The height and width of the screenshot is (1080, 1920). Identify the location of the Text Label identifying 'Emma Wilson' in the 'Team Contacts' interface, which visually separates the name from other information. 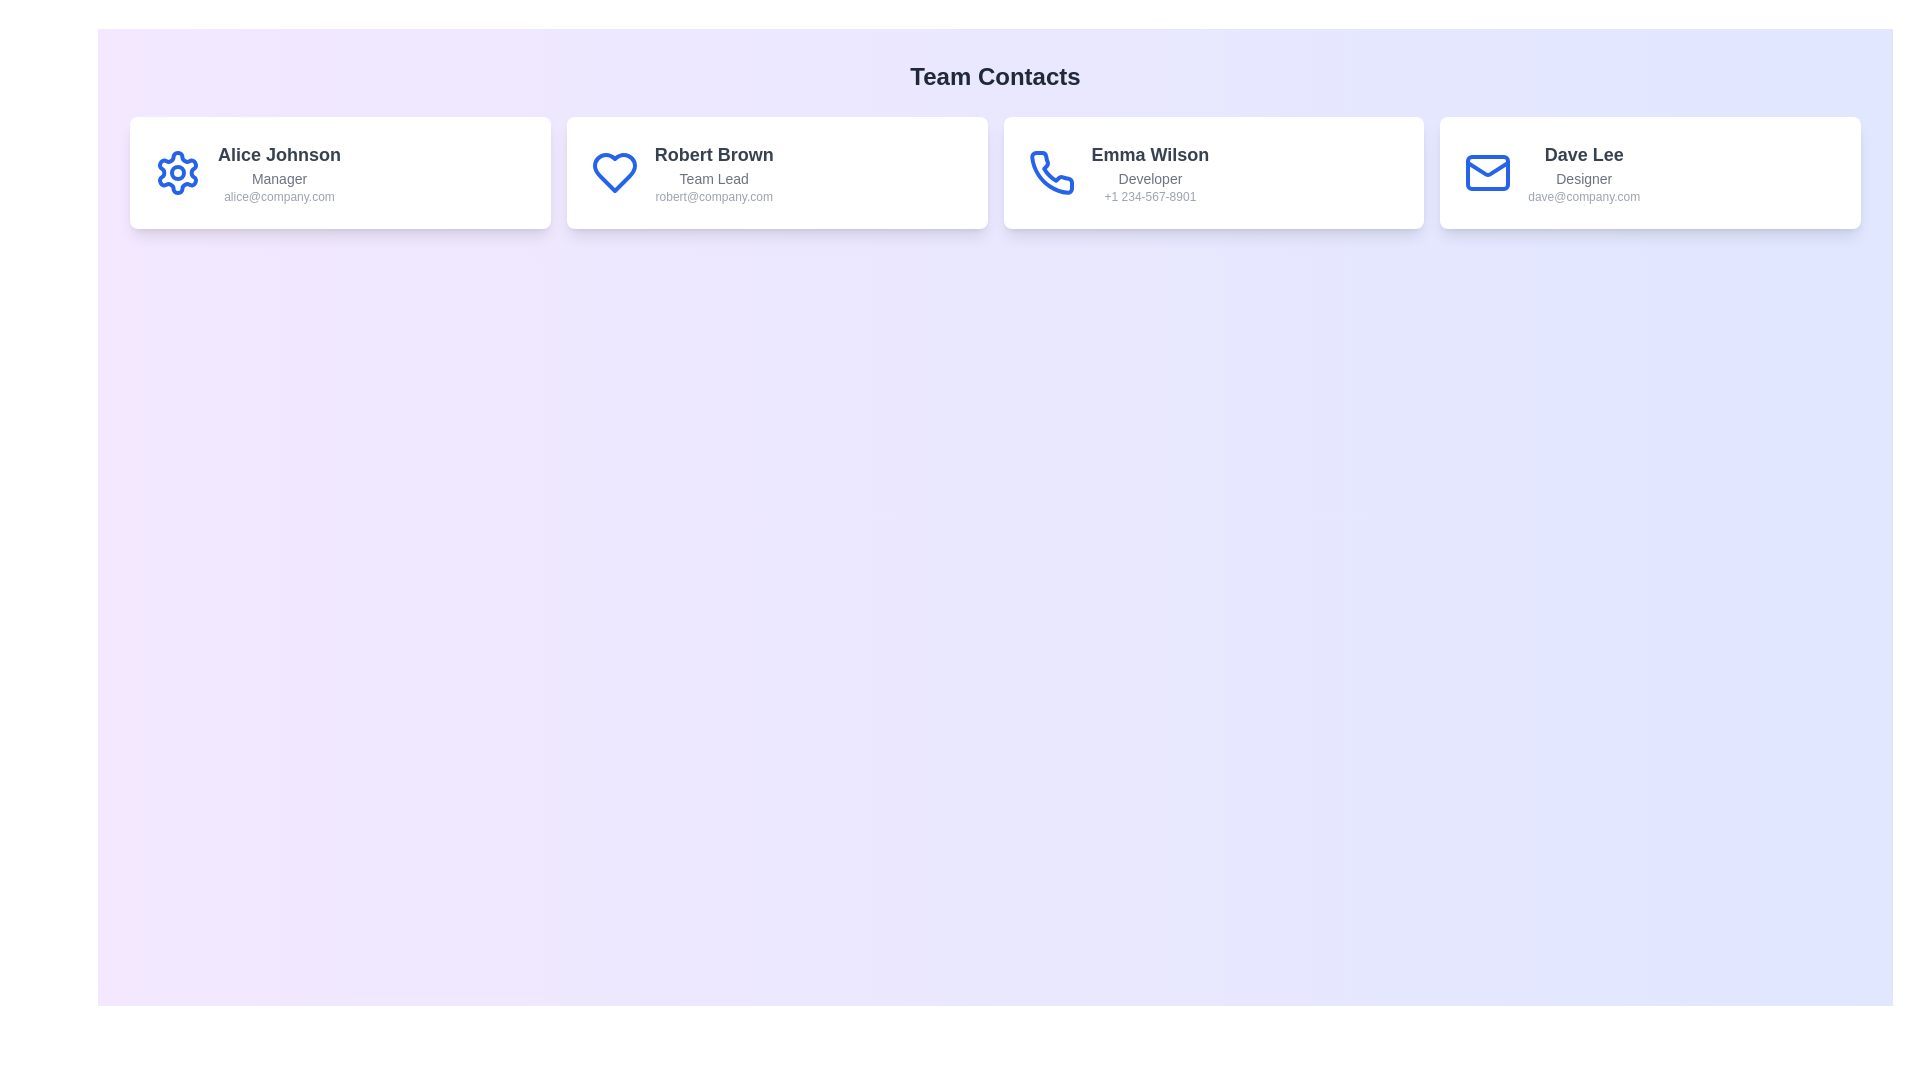
(1150, 153).